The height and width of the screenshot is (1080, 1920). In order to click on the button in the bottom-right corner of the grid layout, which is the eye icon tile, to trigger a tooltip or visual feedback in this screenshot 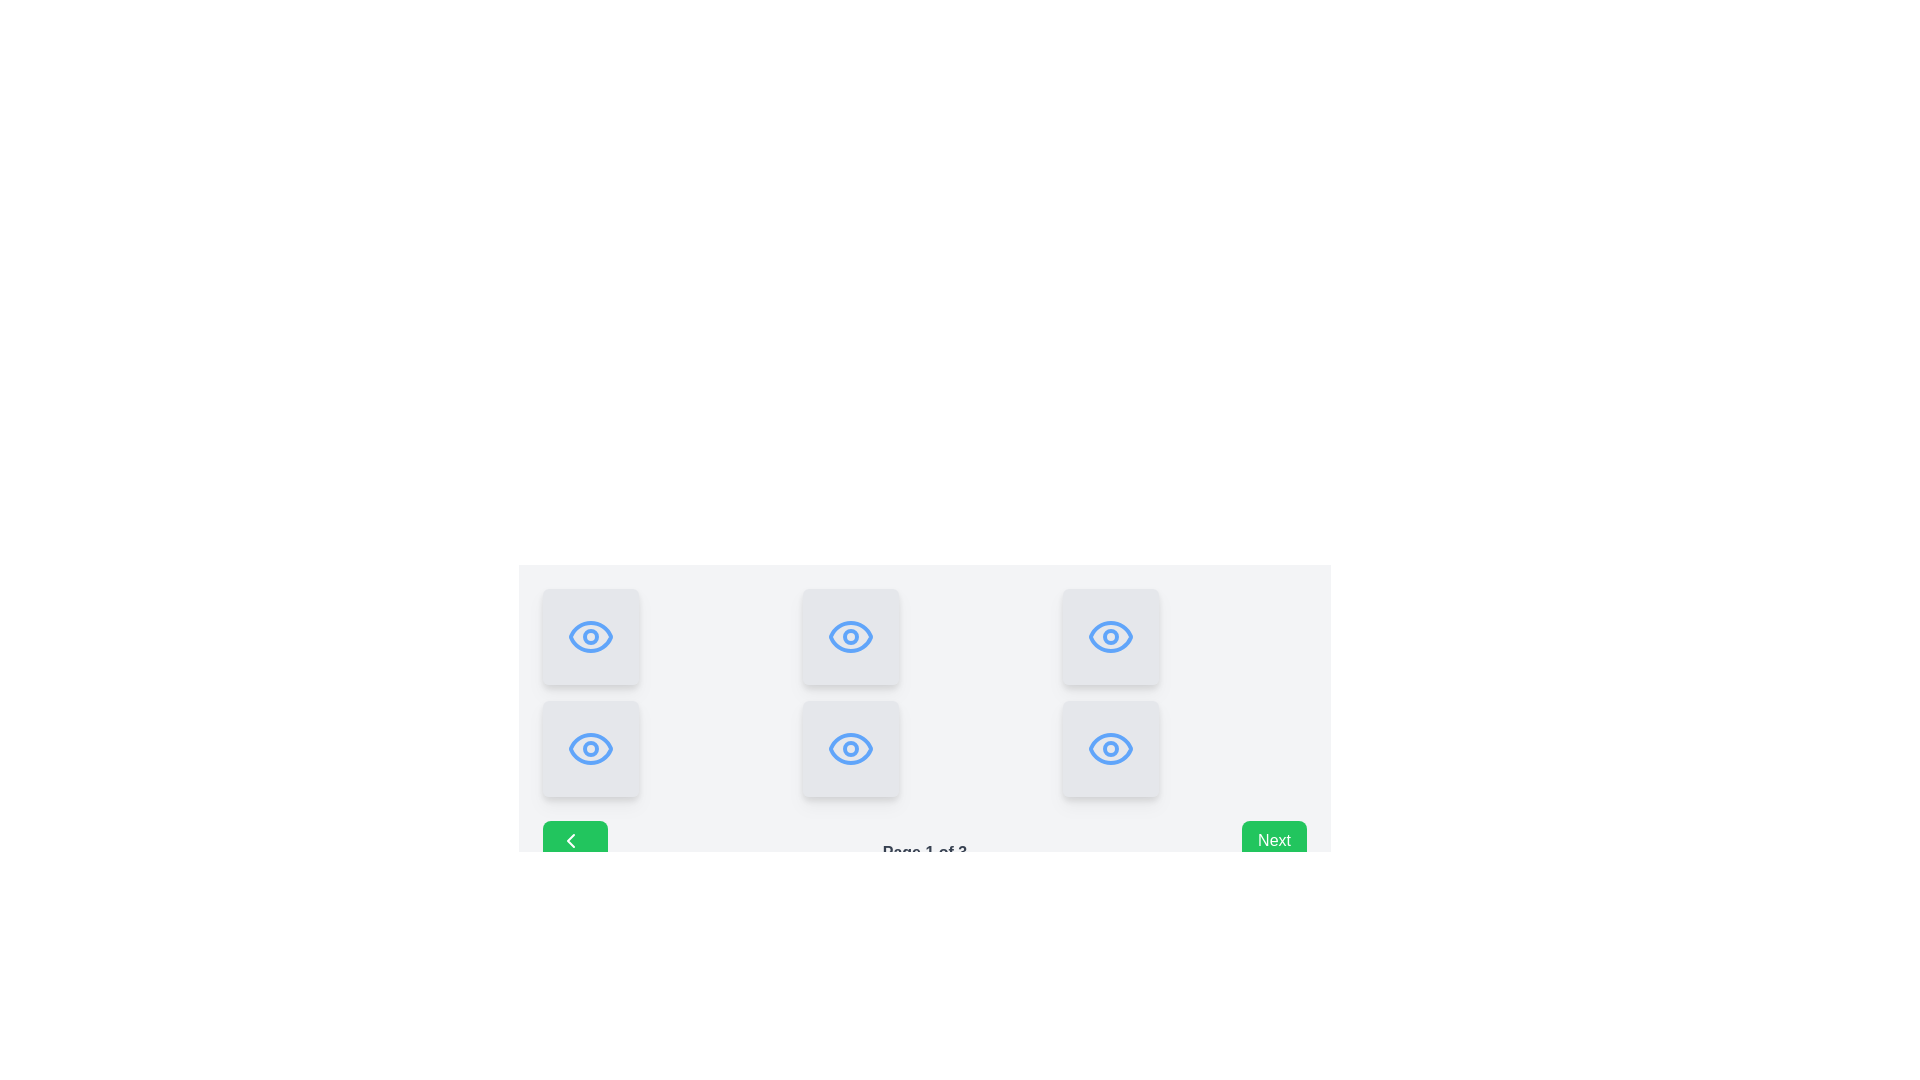, I will do `click(1109, 636)`.